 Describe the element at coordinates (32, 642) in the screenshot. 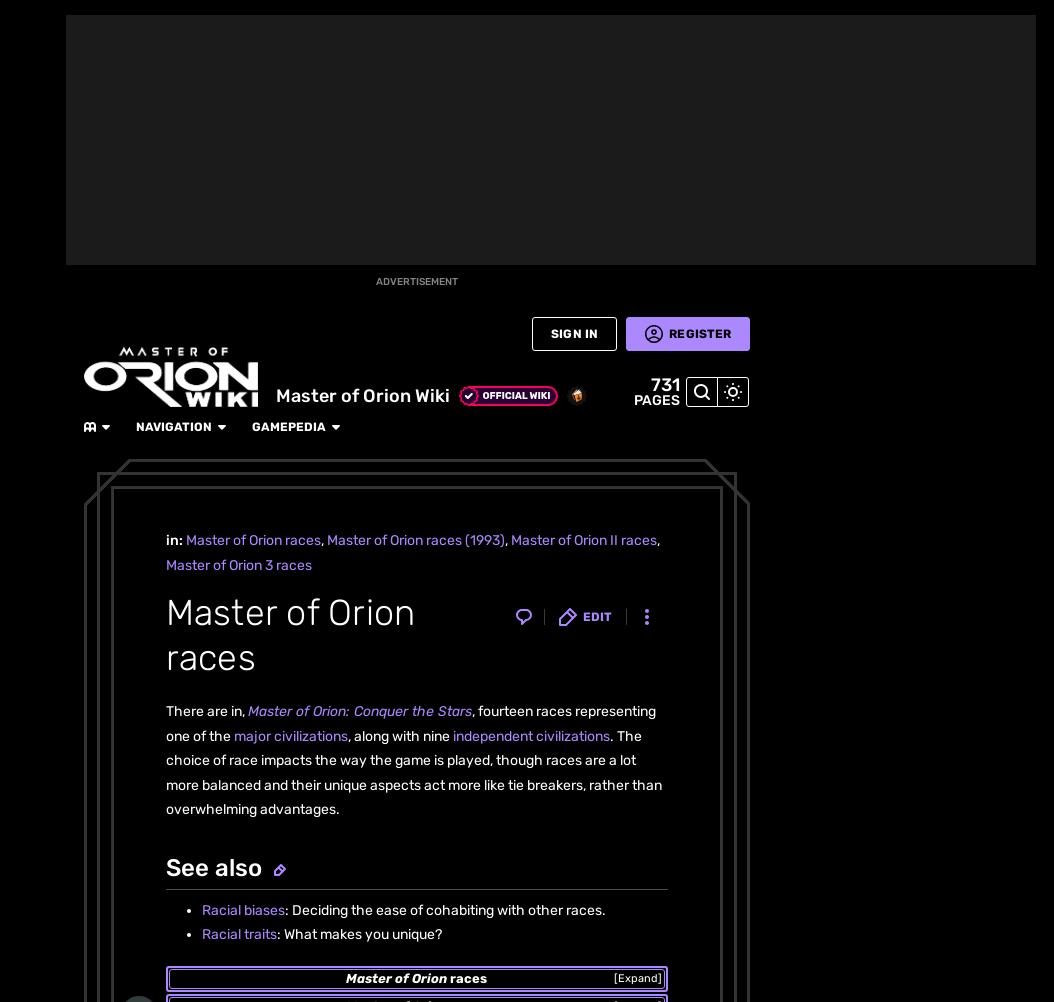

I see `'Wikis'` at that location.